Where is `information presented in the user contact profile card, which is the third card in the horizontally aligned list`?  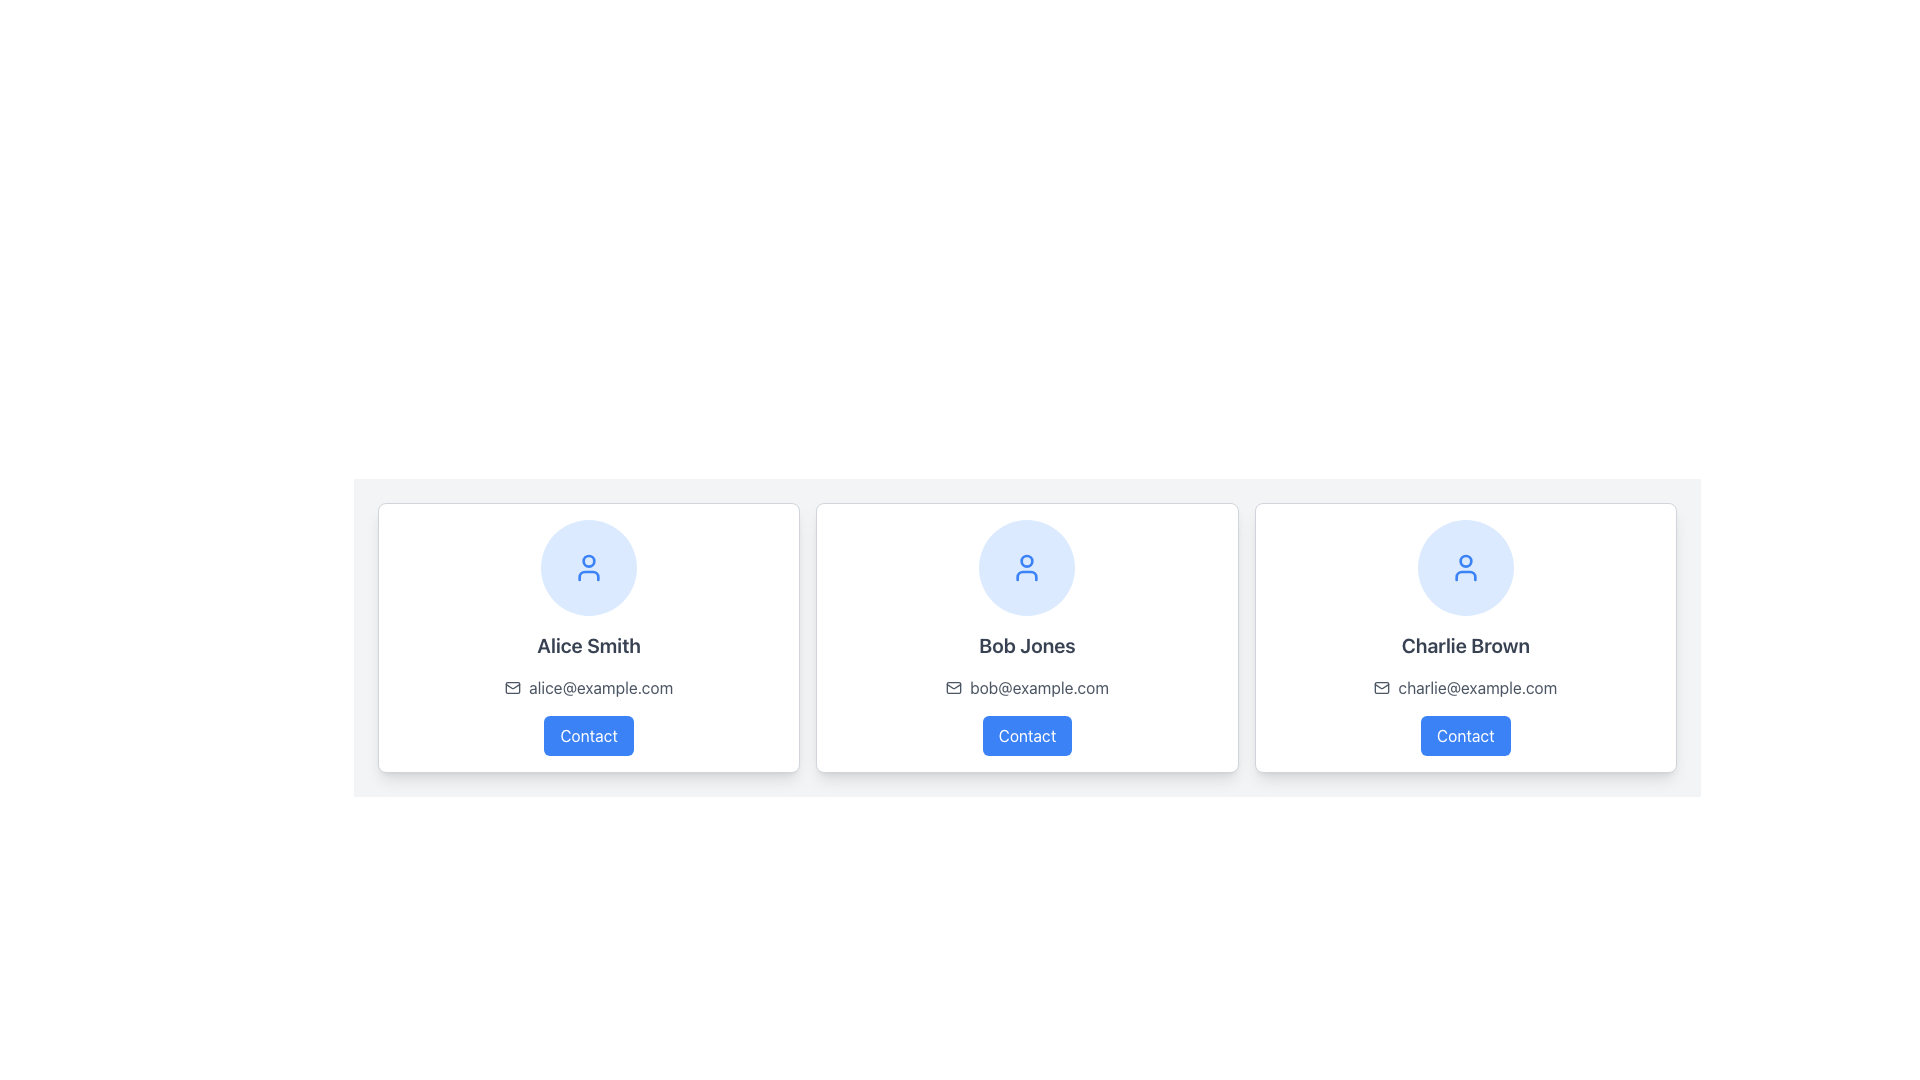 information presented in the user contact profile card, which is the third card in the horizontally aligned list is located at coordinates (1465, 637).